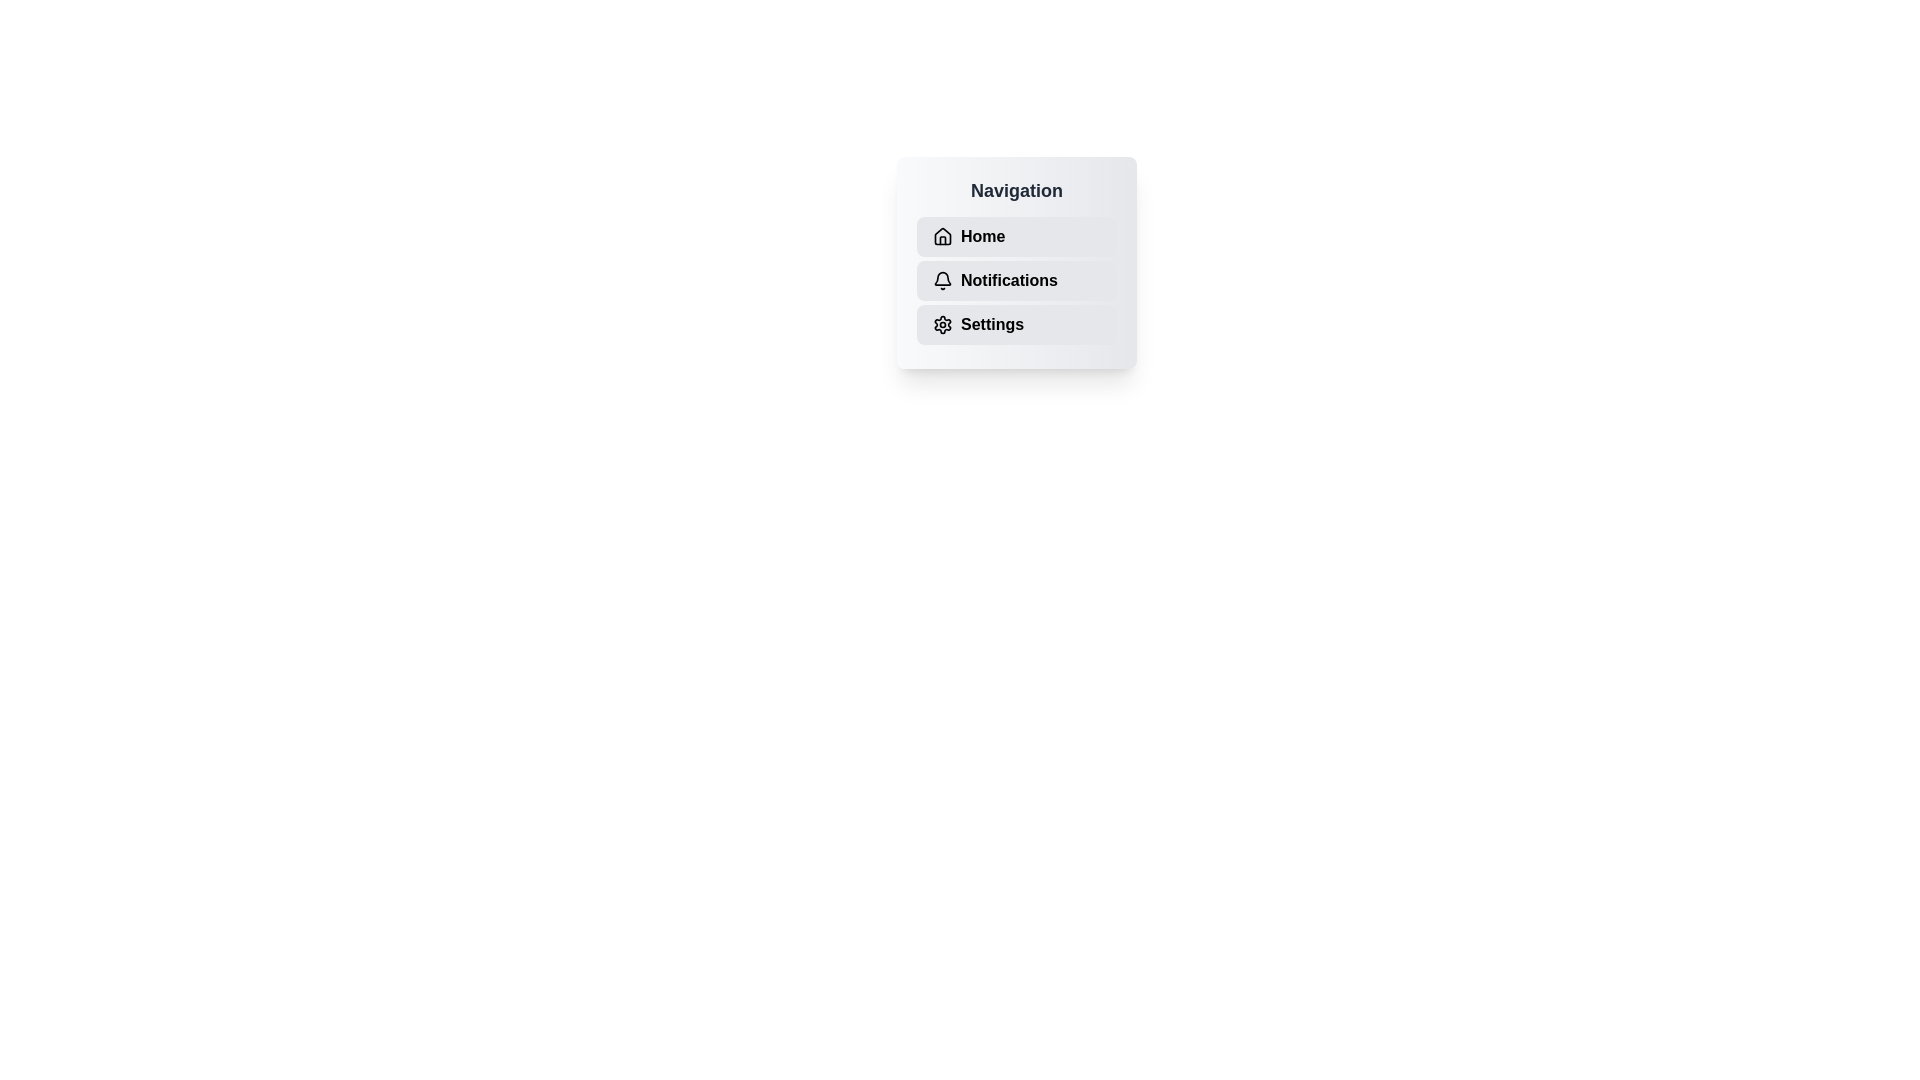 This screenshot has width=1920, height=1080. What do you see at coordinates (1017, 281) in the screenshot?
I see `the navigation item Notifications to observe hover effects` at bounding box center [1017, 281].